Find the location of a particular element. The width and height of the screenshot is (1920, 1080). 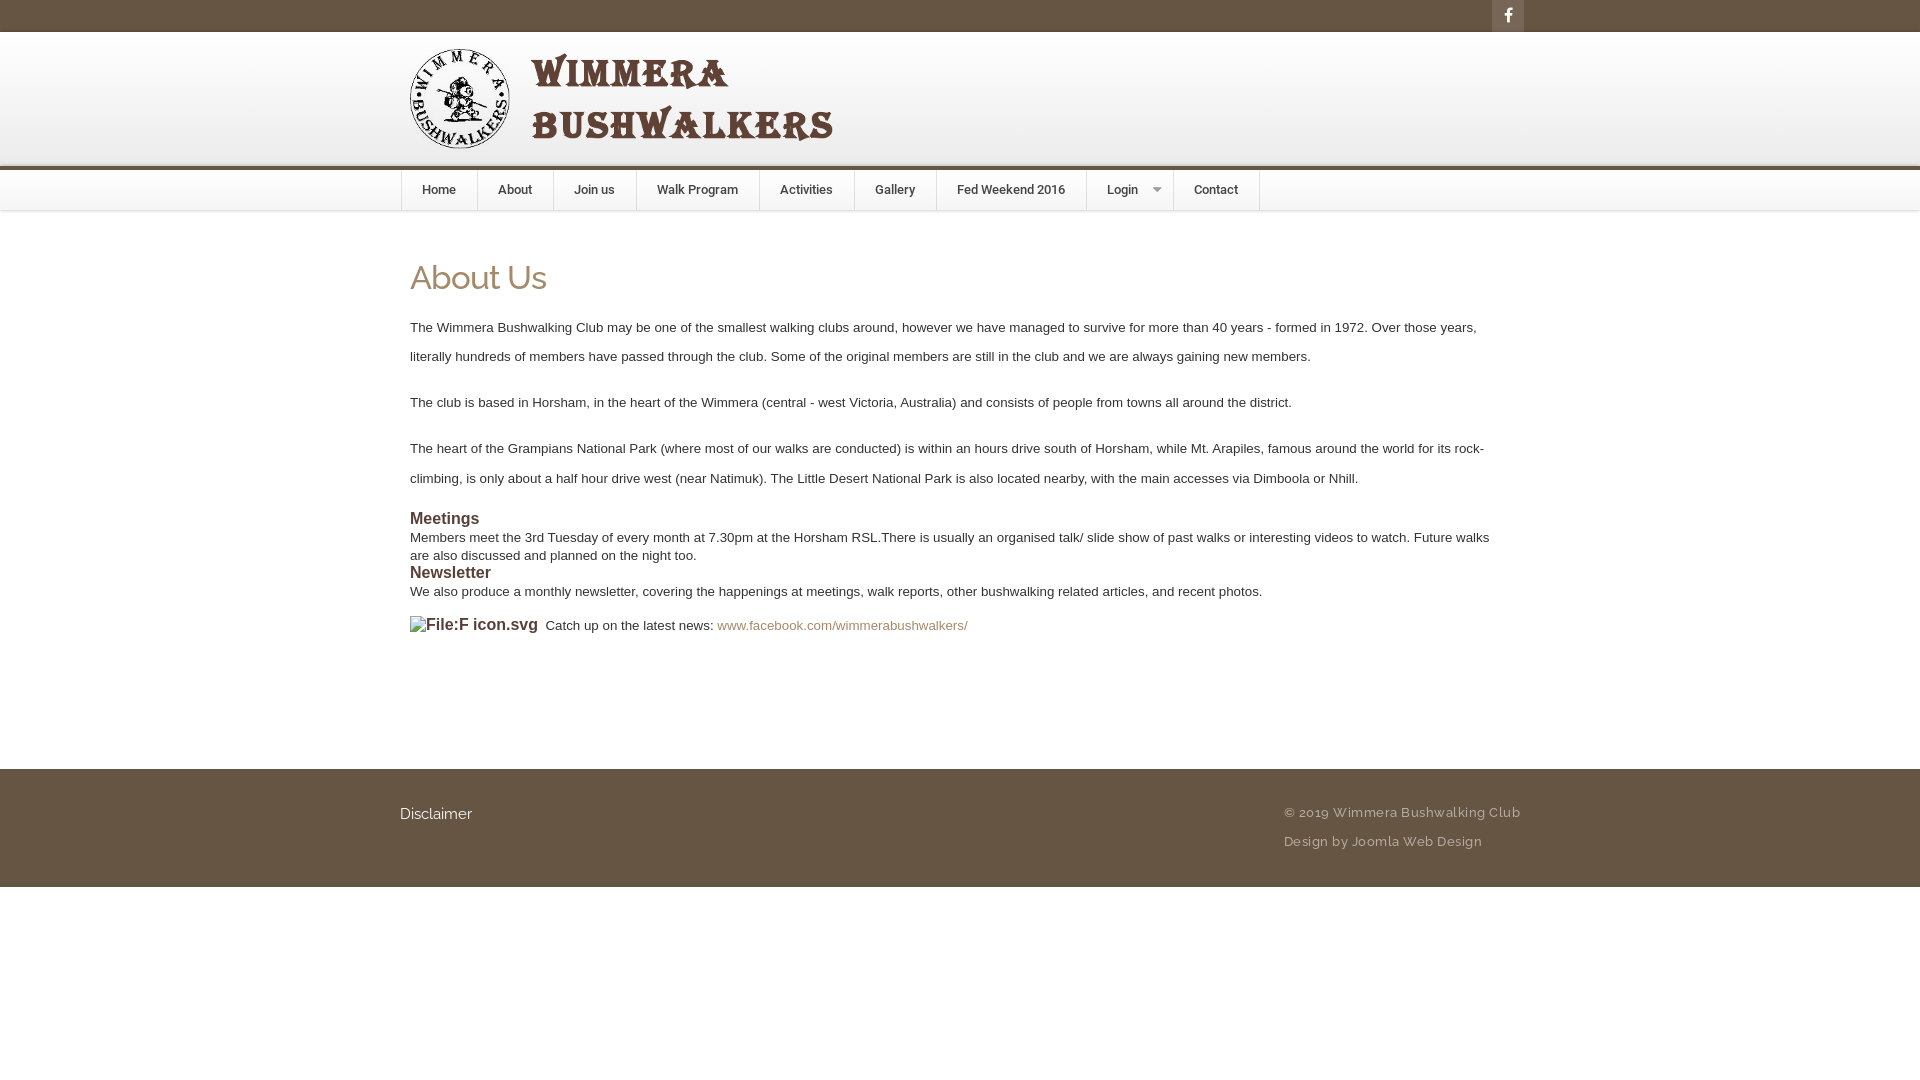

'Login' is located at coordinates (1122, 189).